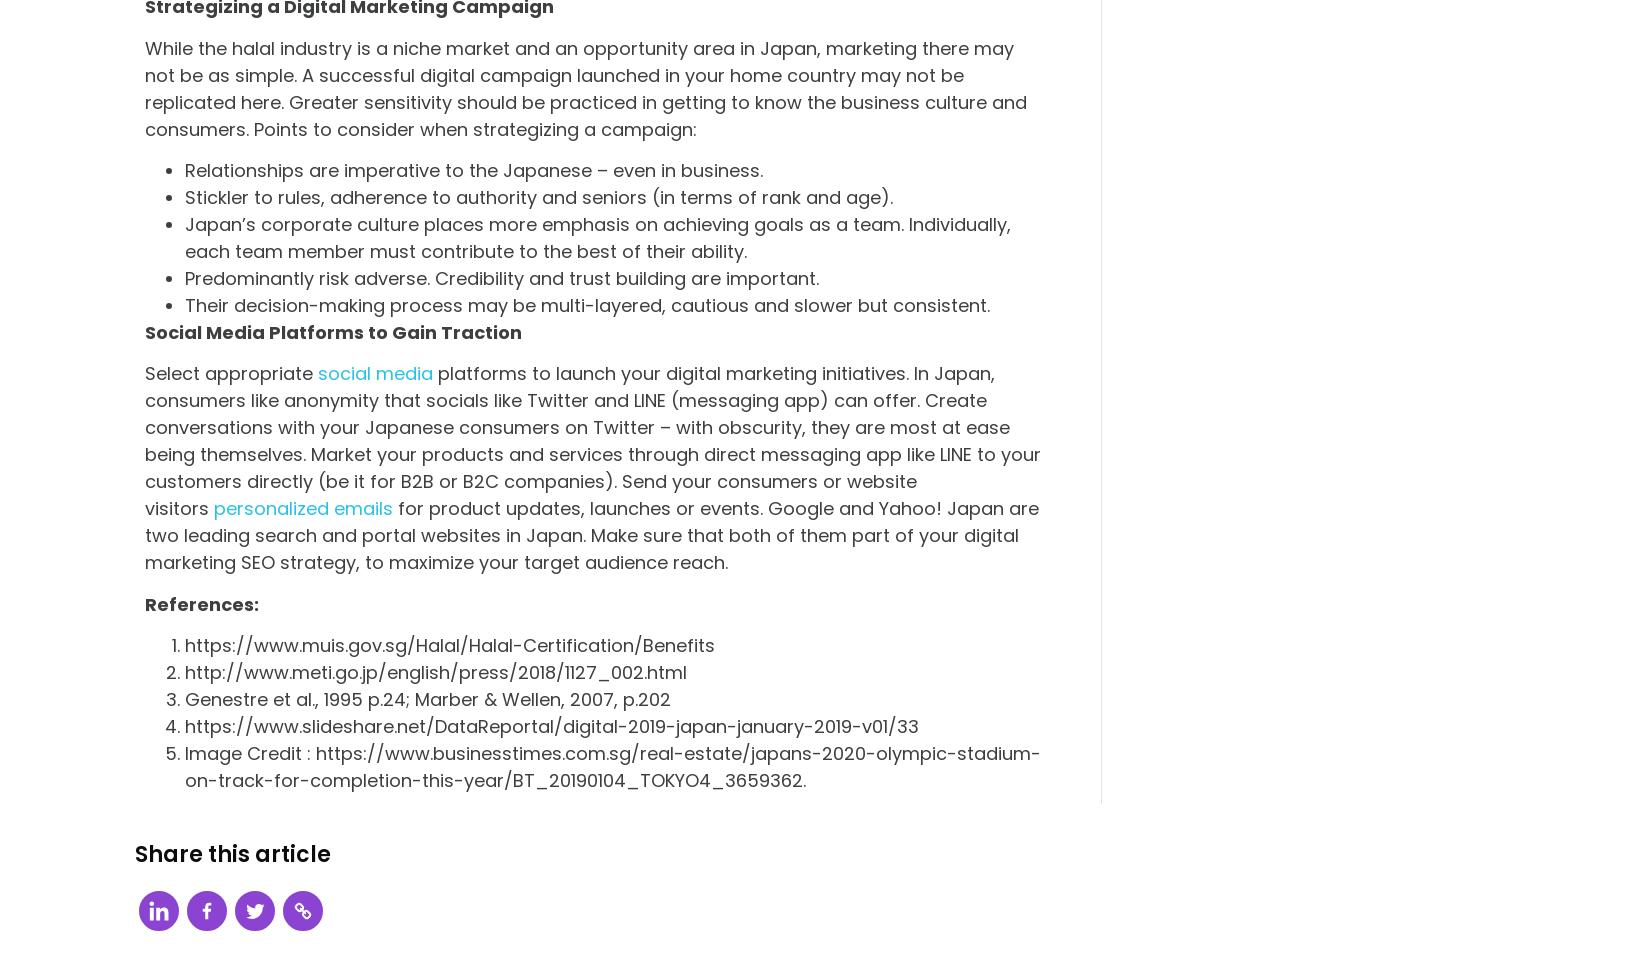 The height and width of the screenshot is (962, 1650). Describe the element at coordinates (184, 767) in the screenshot. I see `'Image Credit : https://www.businesstimes.com.sg/real-estate/japans-2020-olympic-stadium-on-track-for-completion-this-year/BT_20190104_TOKYO4_3659362.'` at that location.